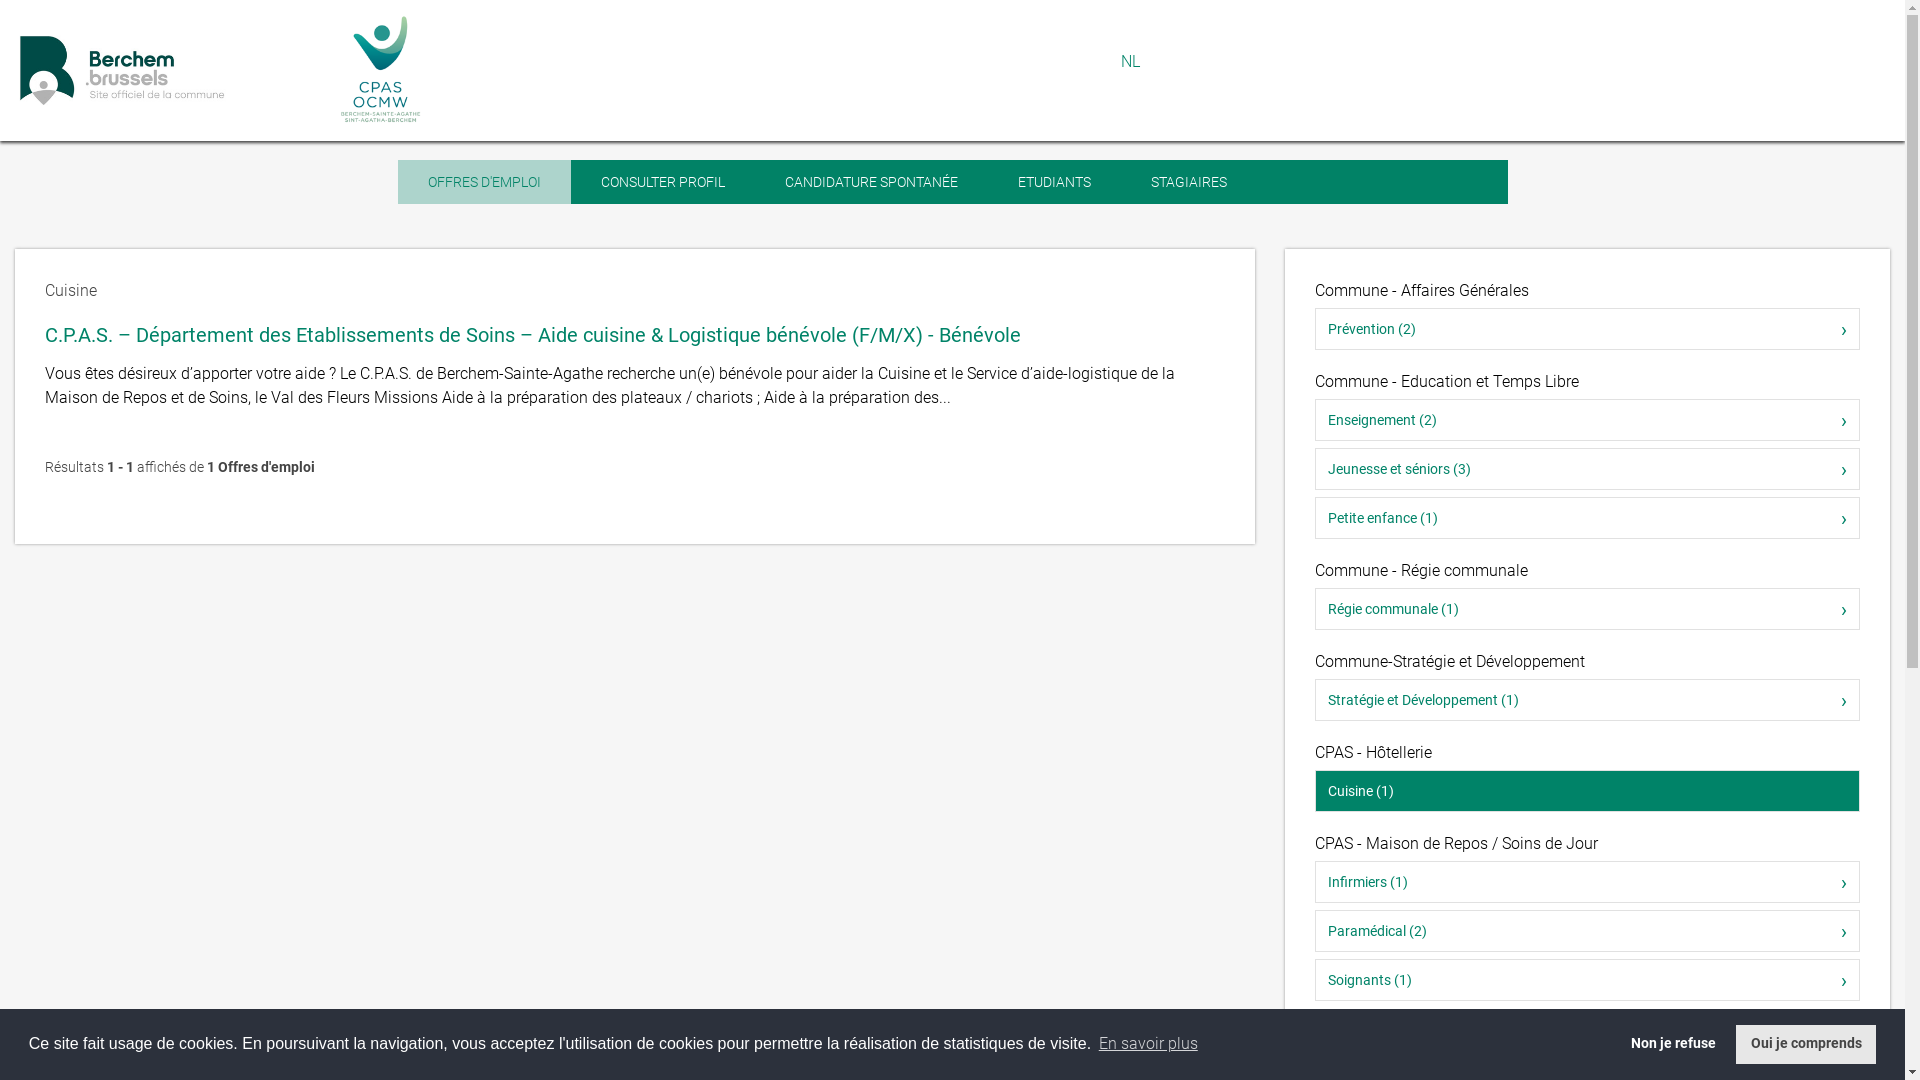 Image resolution: width=1920 pixels, height=1080 pixels. What do you see at coordinates (1315, 381) in the screenshot?
I see `'Commune - Education et Temps Libre'` at bounding box center [1315, 381].